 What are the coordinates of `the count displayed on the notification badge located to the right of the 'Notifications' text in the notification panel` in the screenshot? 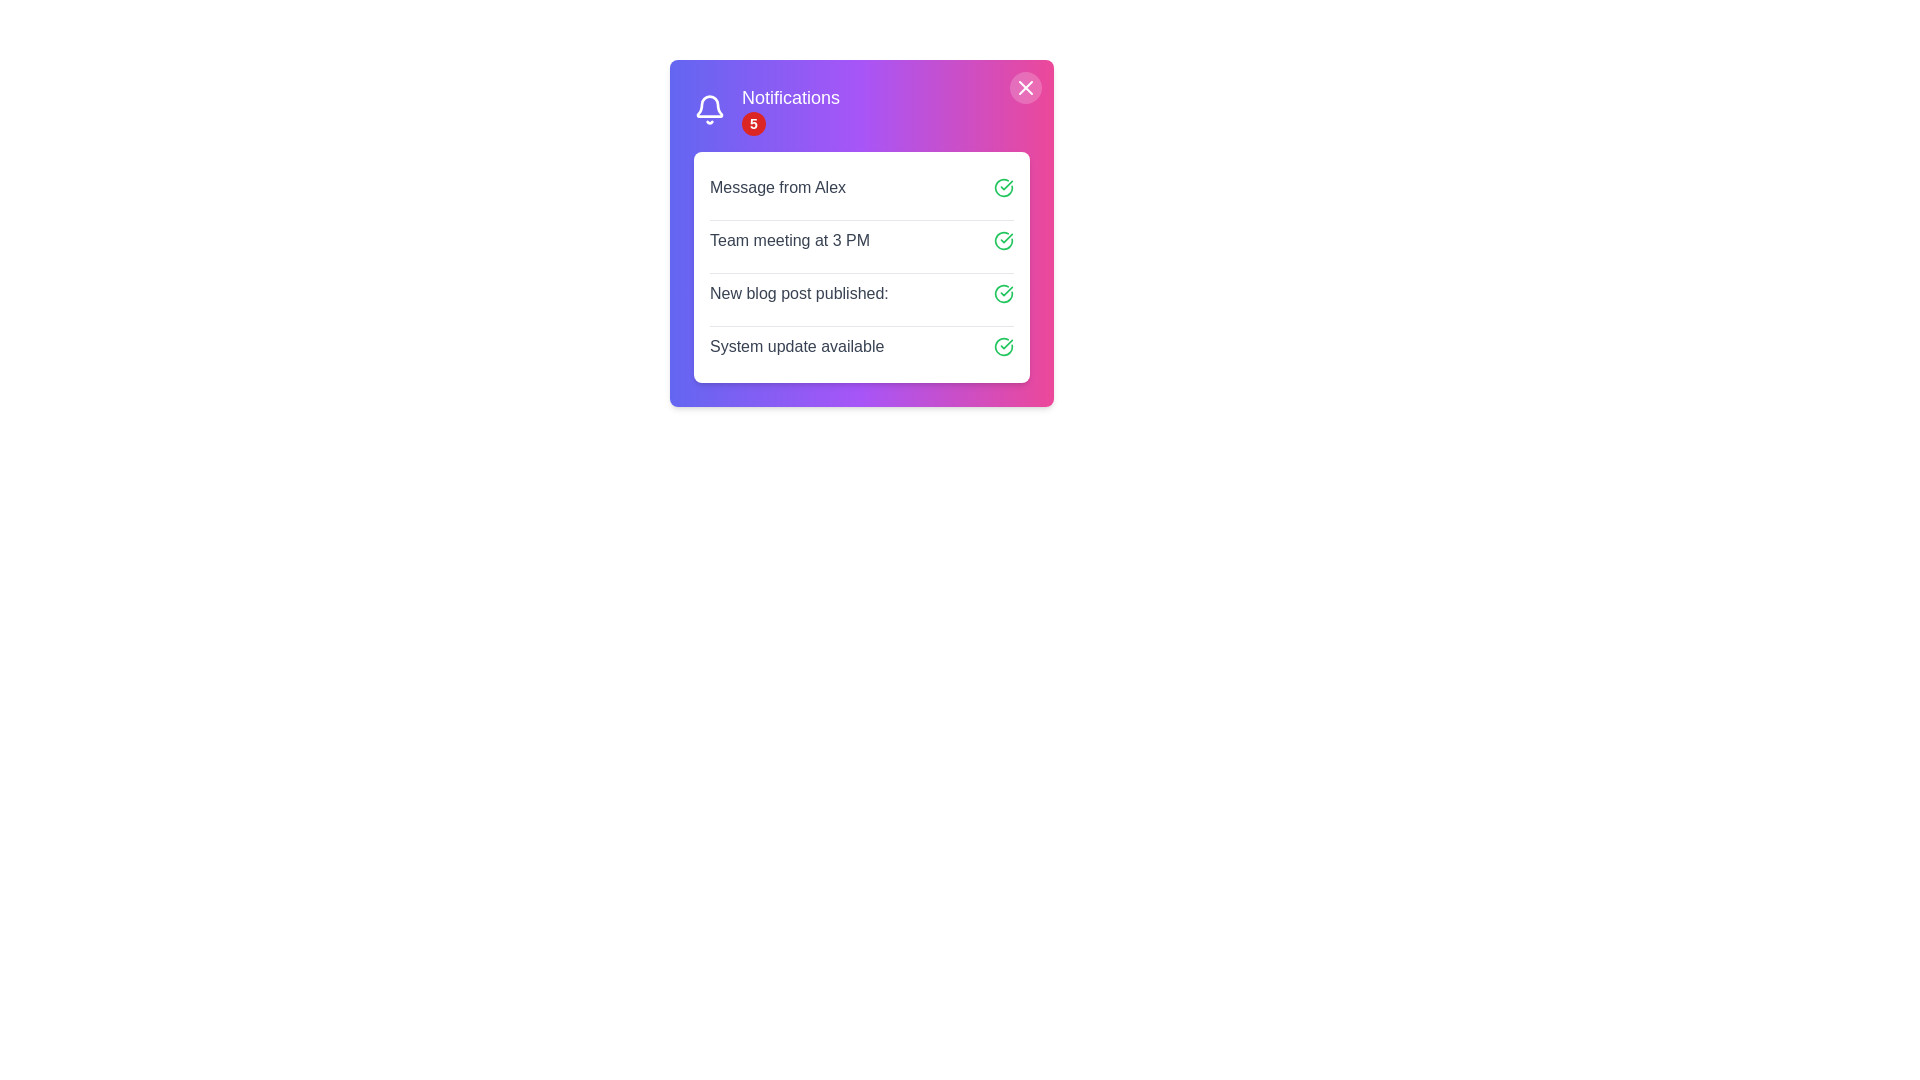 It's located at (752, 123).